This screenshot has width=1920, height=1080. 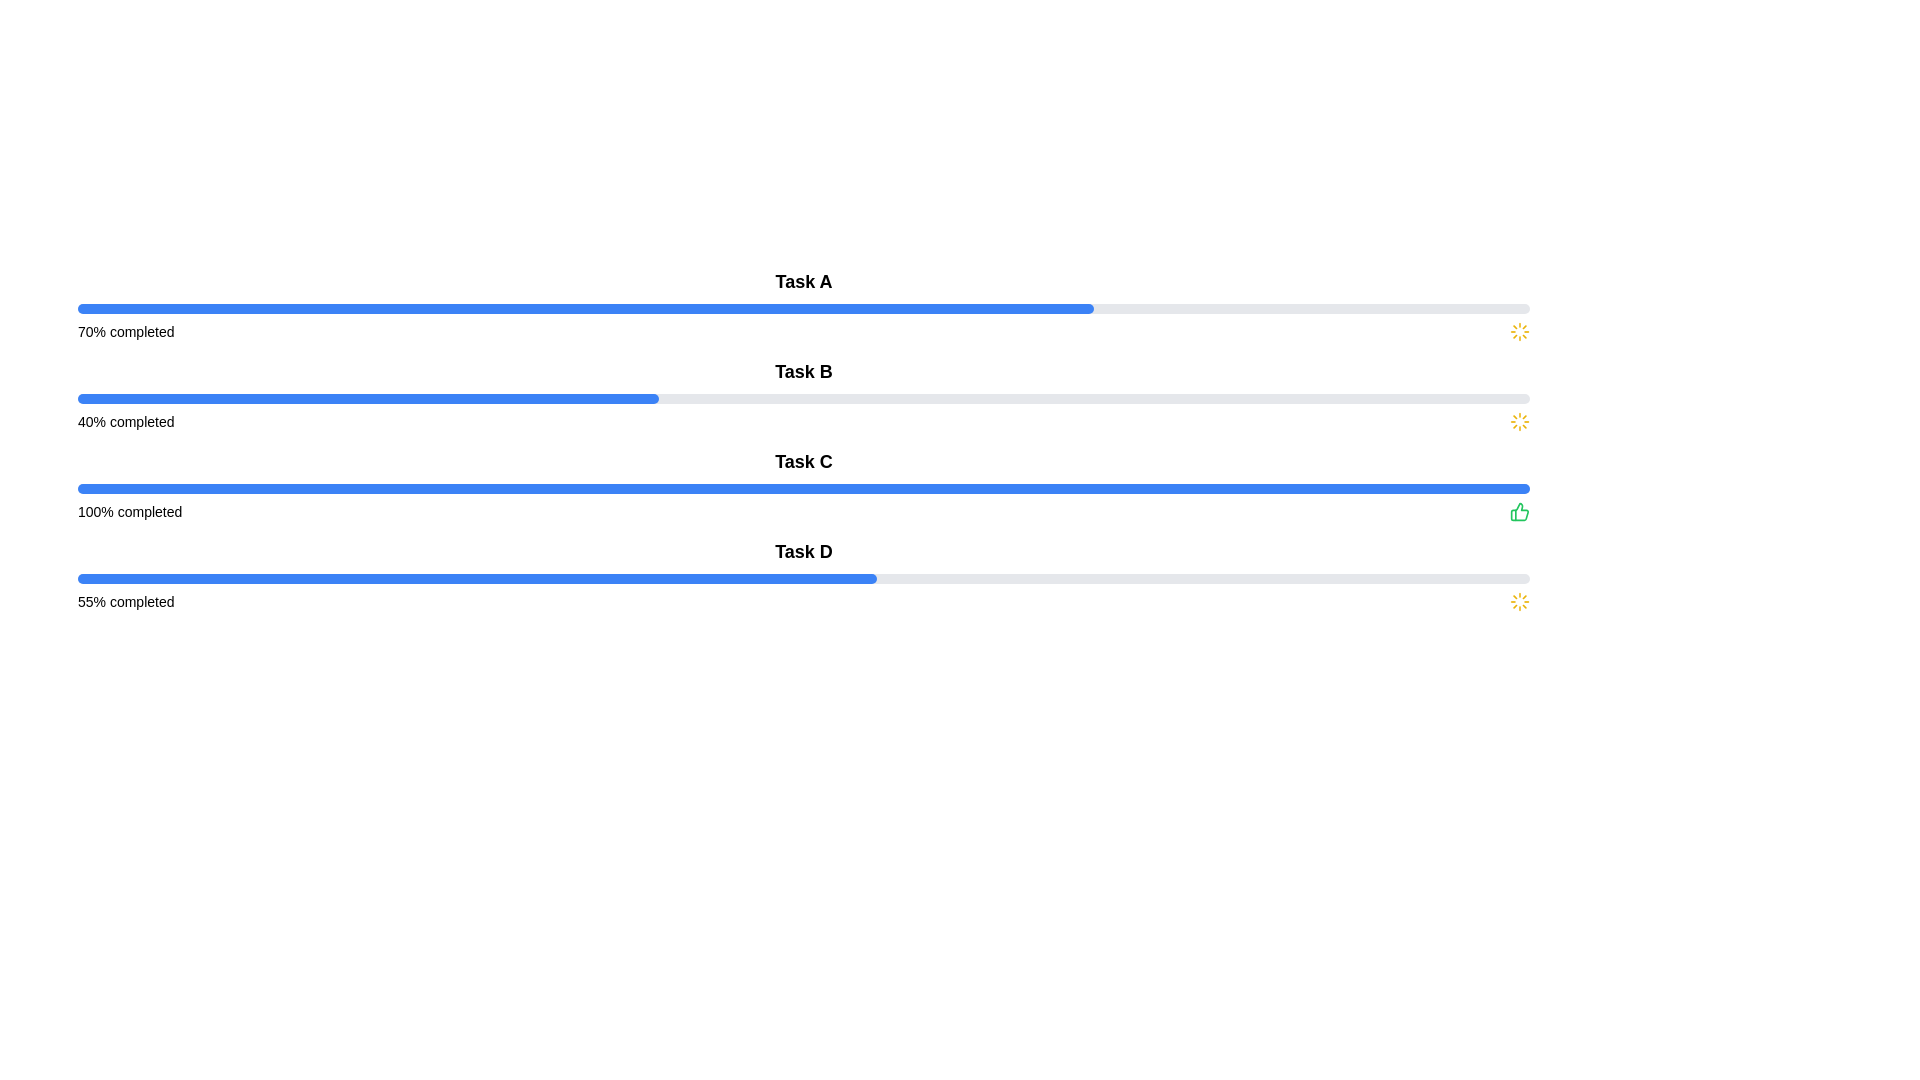 What do you see at coordinates (804, 394) in the screenshot?
I see `progress information from the Progress Indicator for 'Task B', which visually indicates completion as a percentage and is positioned below 'Task A' and above 'Task C'` at bounding box center [804, 394].